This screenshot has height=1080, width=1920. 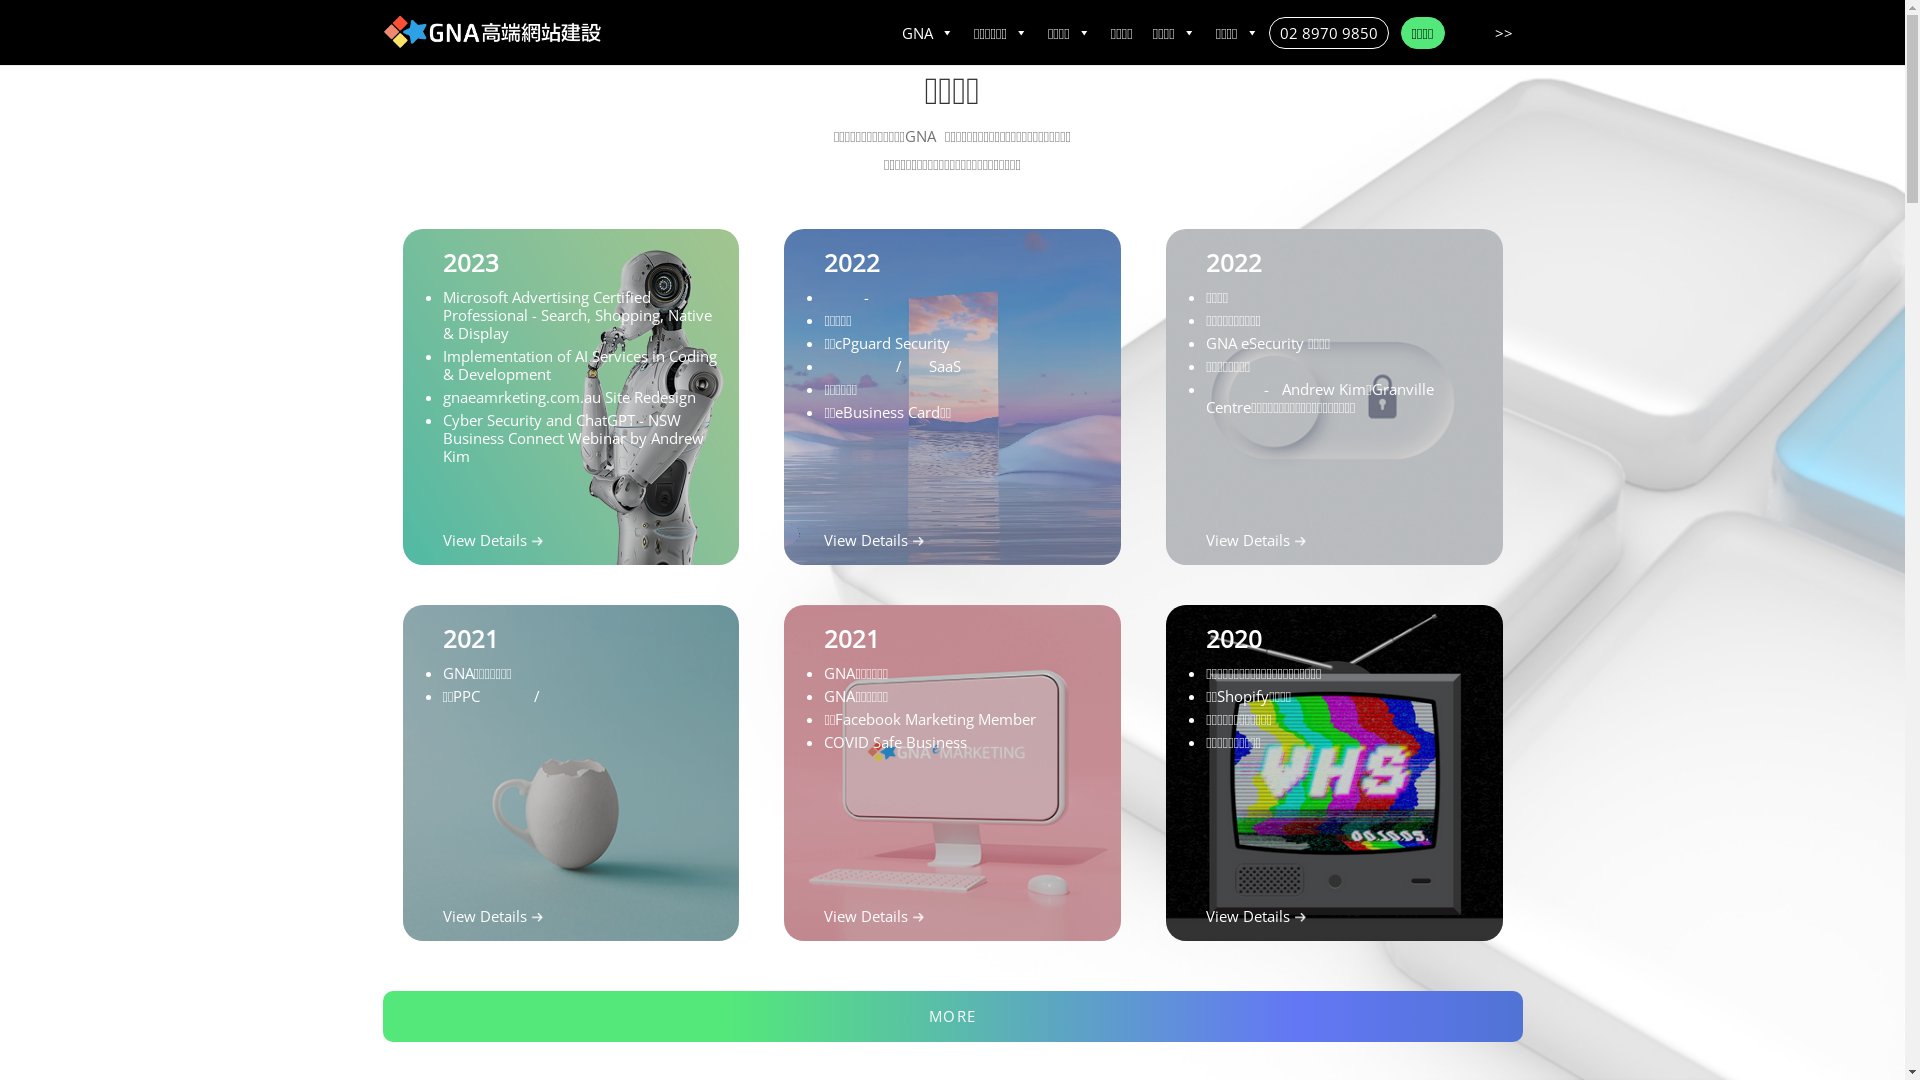 I want to click on 'View Details', so click(x=484, y=915).